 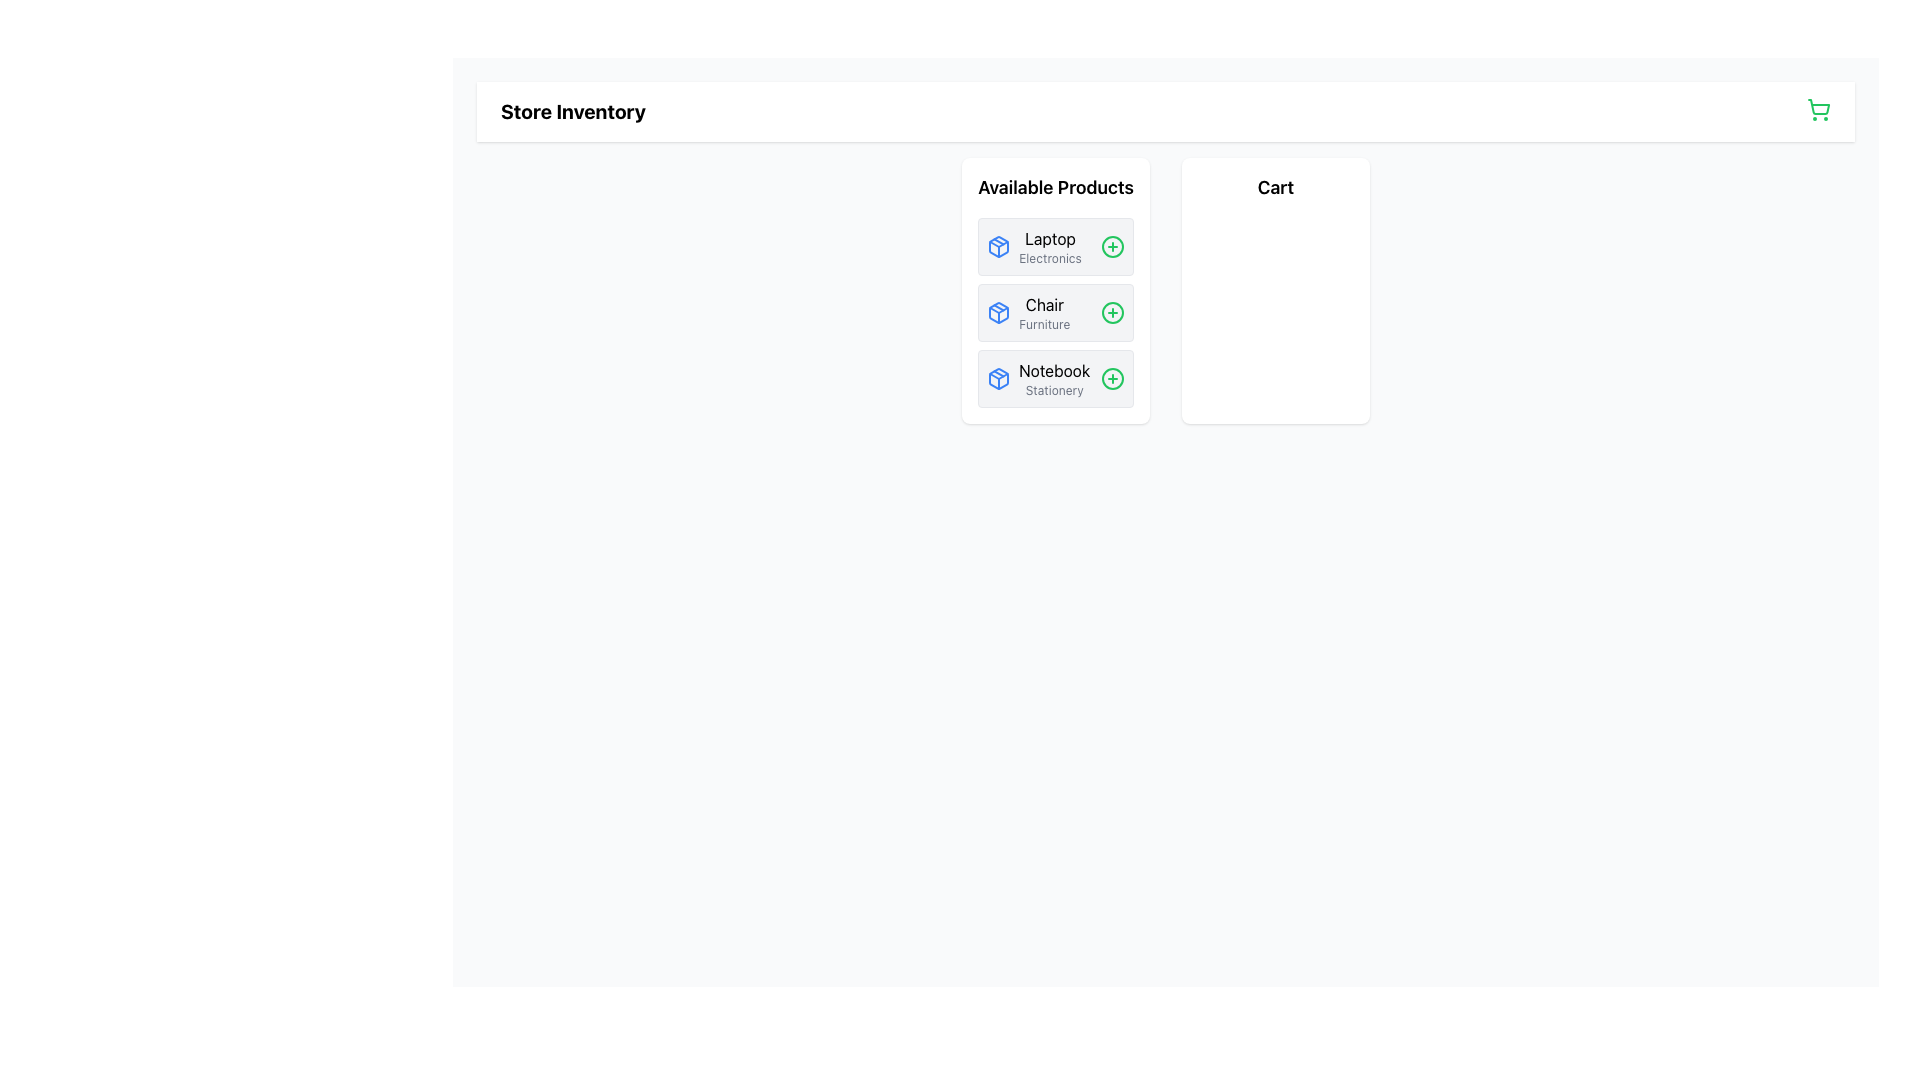 I want to click on the first icon in the 'Available Products' section that distinguishes the 'Laptop' category, so click(x=999, y=245).